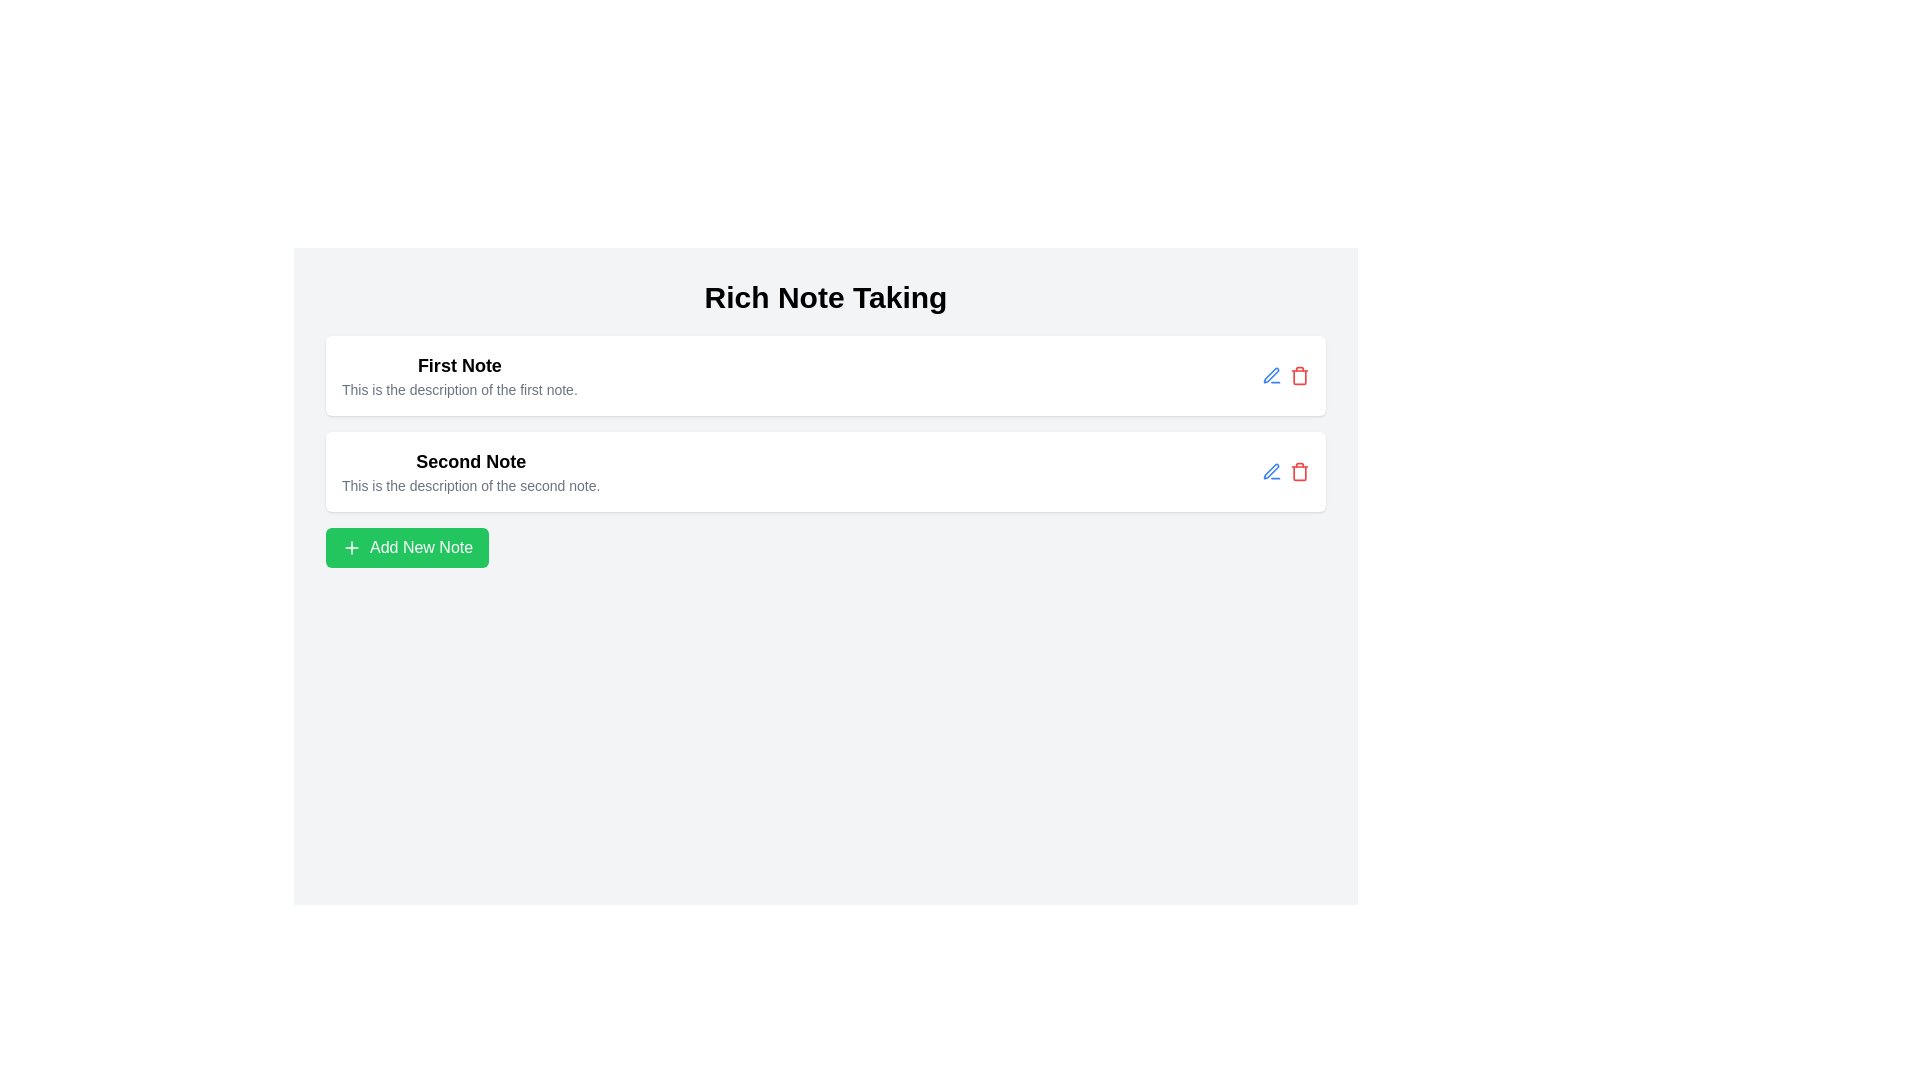 The width and height of the screenshot is (1920, 1080). I want to click on the group of action buttons (icons: edit and delete) located in the rightmost section of the rectangular card labeled 'First Note', so click(1286, 375).